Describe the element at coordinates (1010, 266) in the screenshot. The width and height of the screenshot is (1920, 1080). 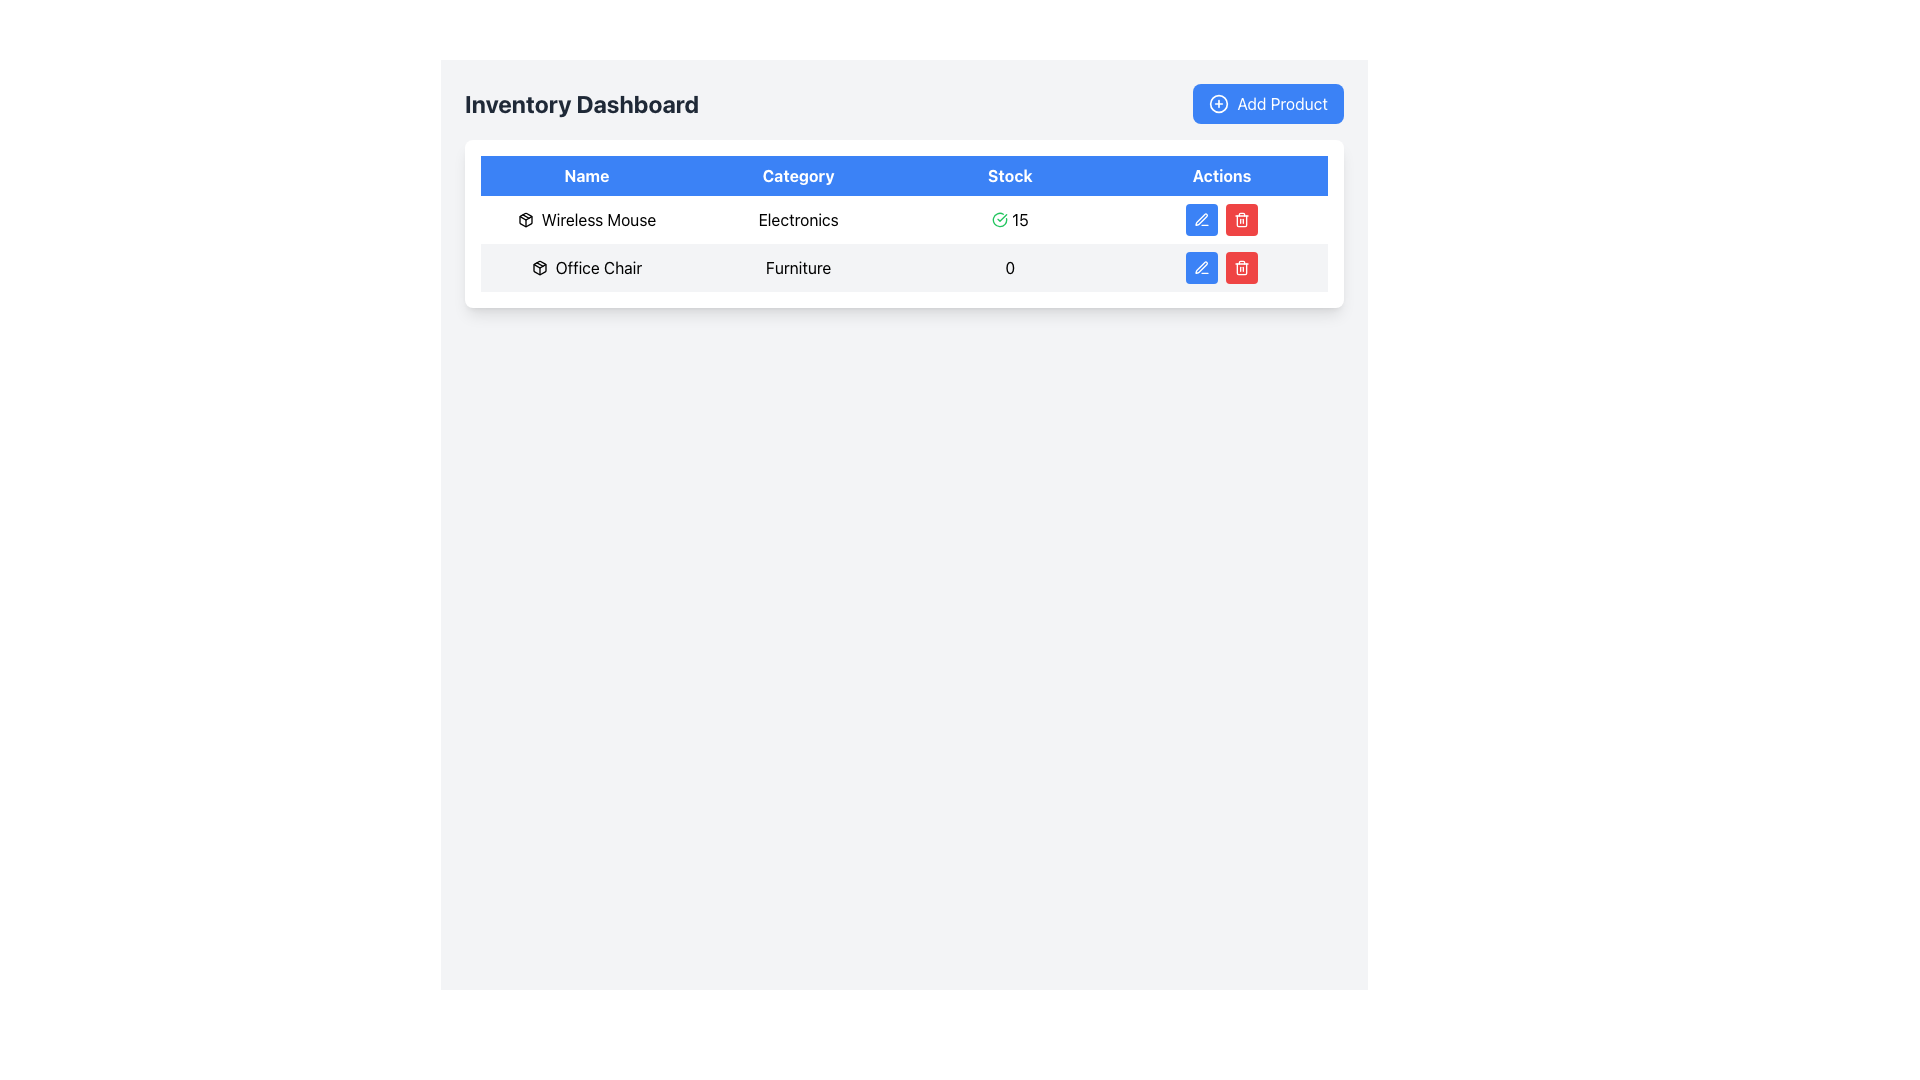
I see `the numeric label displaying the value '0' in the 'Stock' column of the second row in the table, aligned with 'Office Chair' in the 'Name' column` at that location.